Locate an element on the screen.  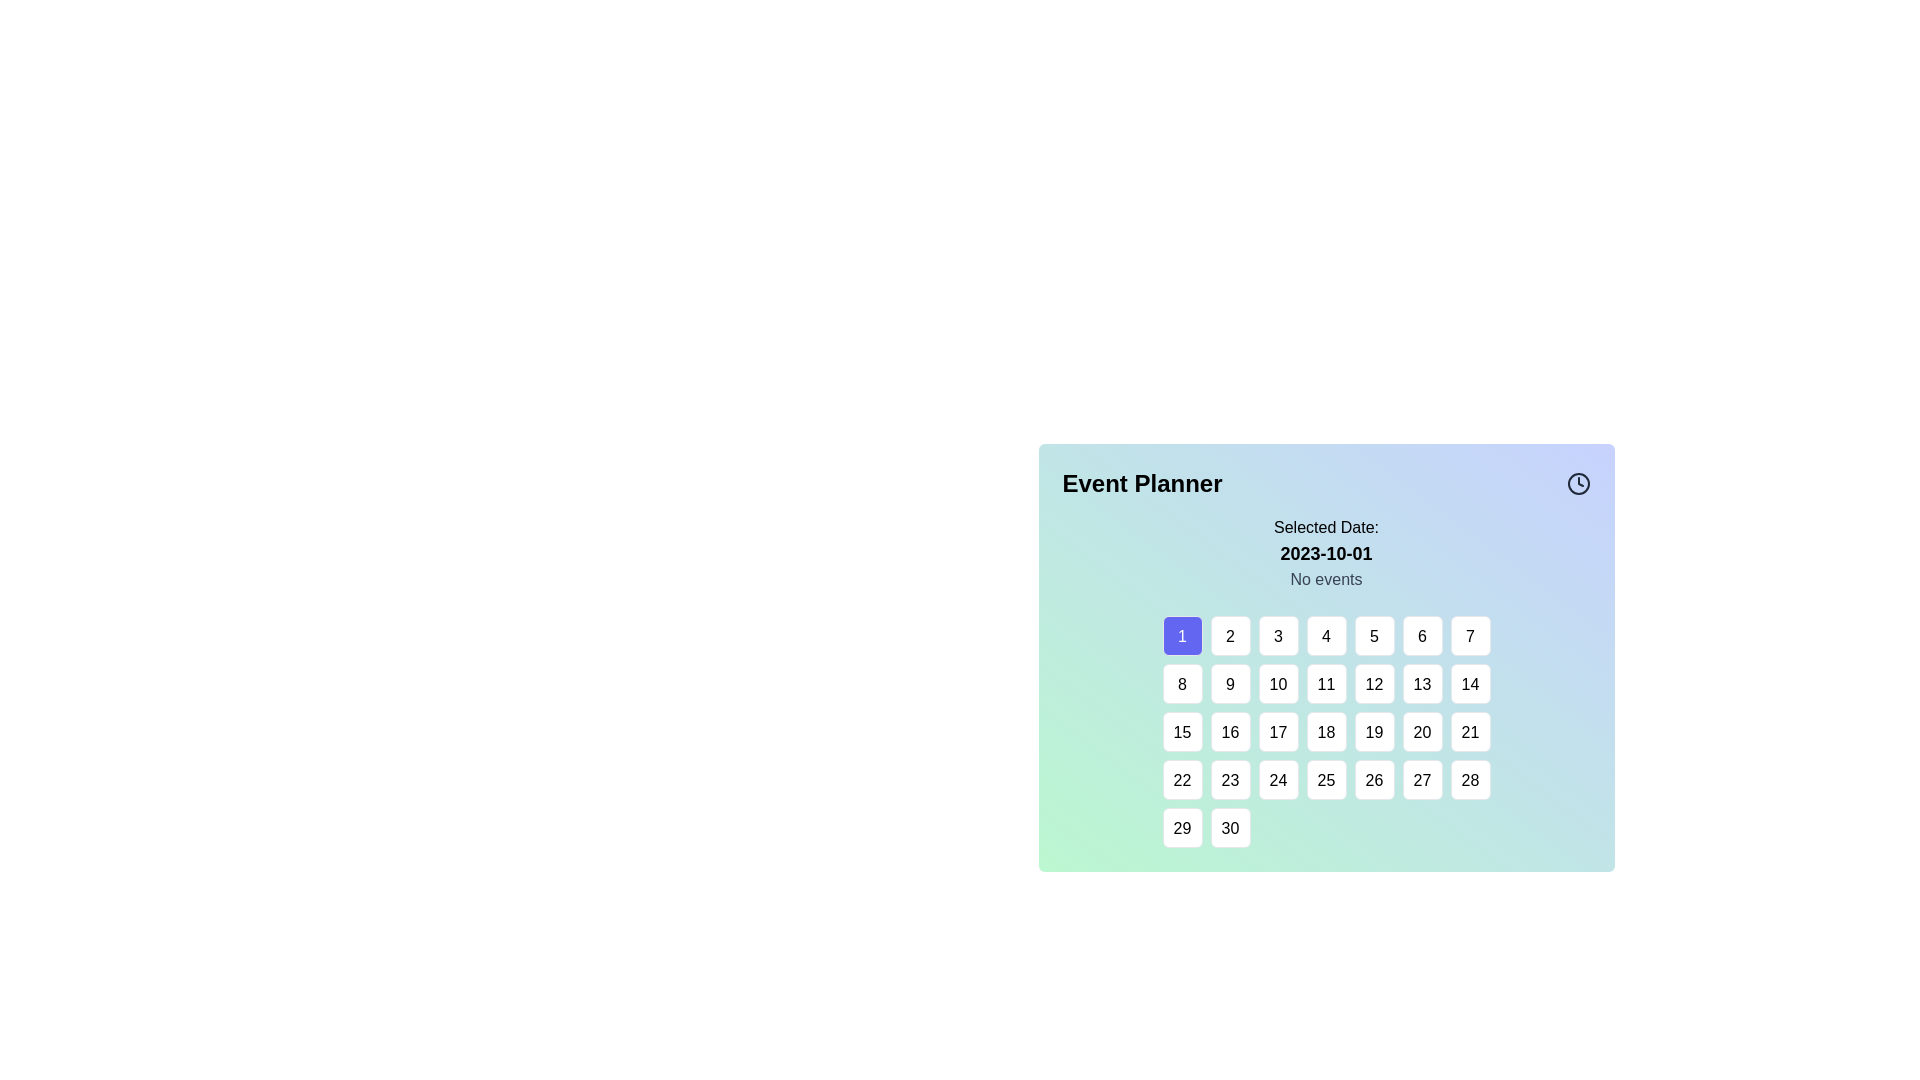
the first selectable day button in the calendar interface is located at coordinates (1182, 636).